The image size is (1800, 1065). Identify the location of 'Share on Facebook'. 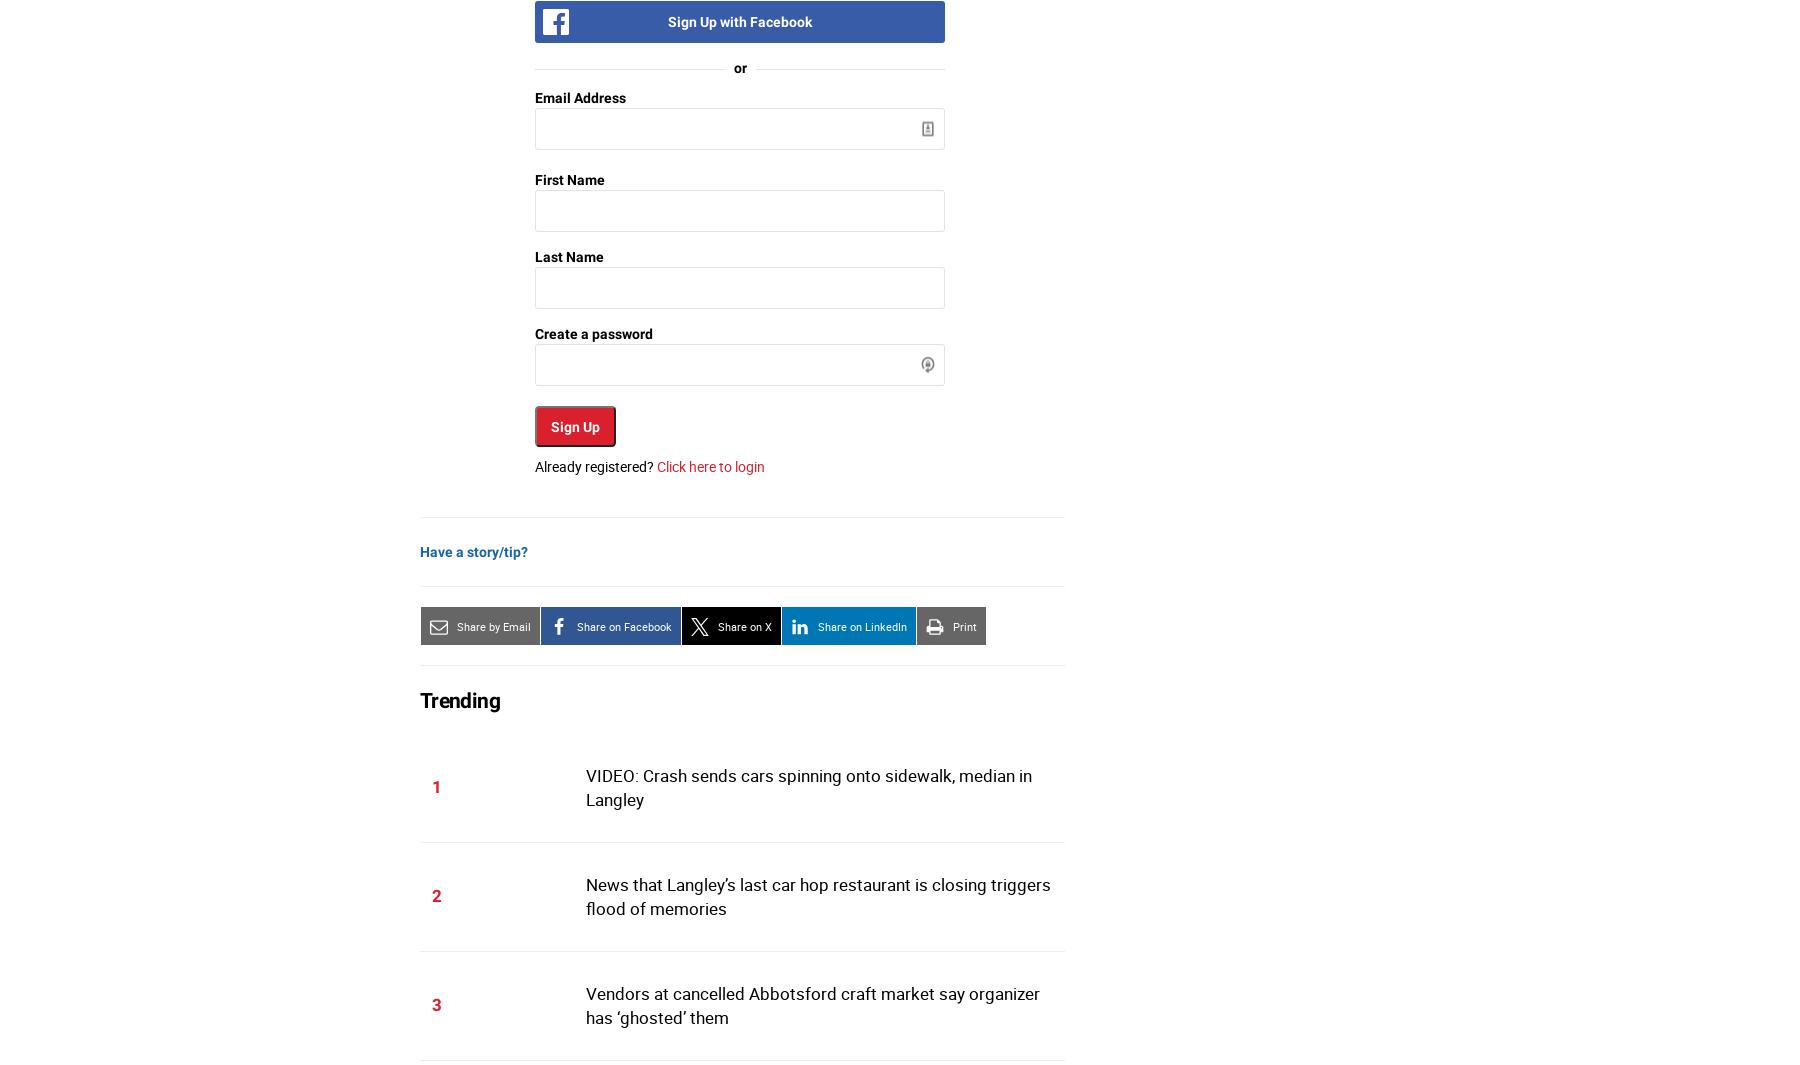
(624, 626).